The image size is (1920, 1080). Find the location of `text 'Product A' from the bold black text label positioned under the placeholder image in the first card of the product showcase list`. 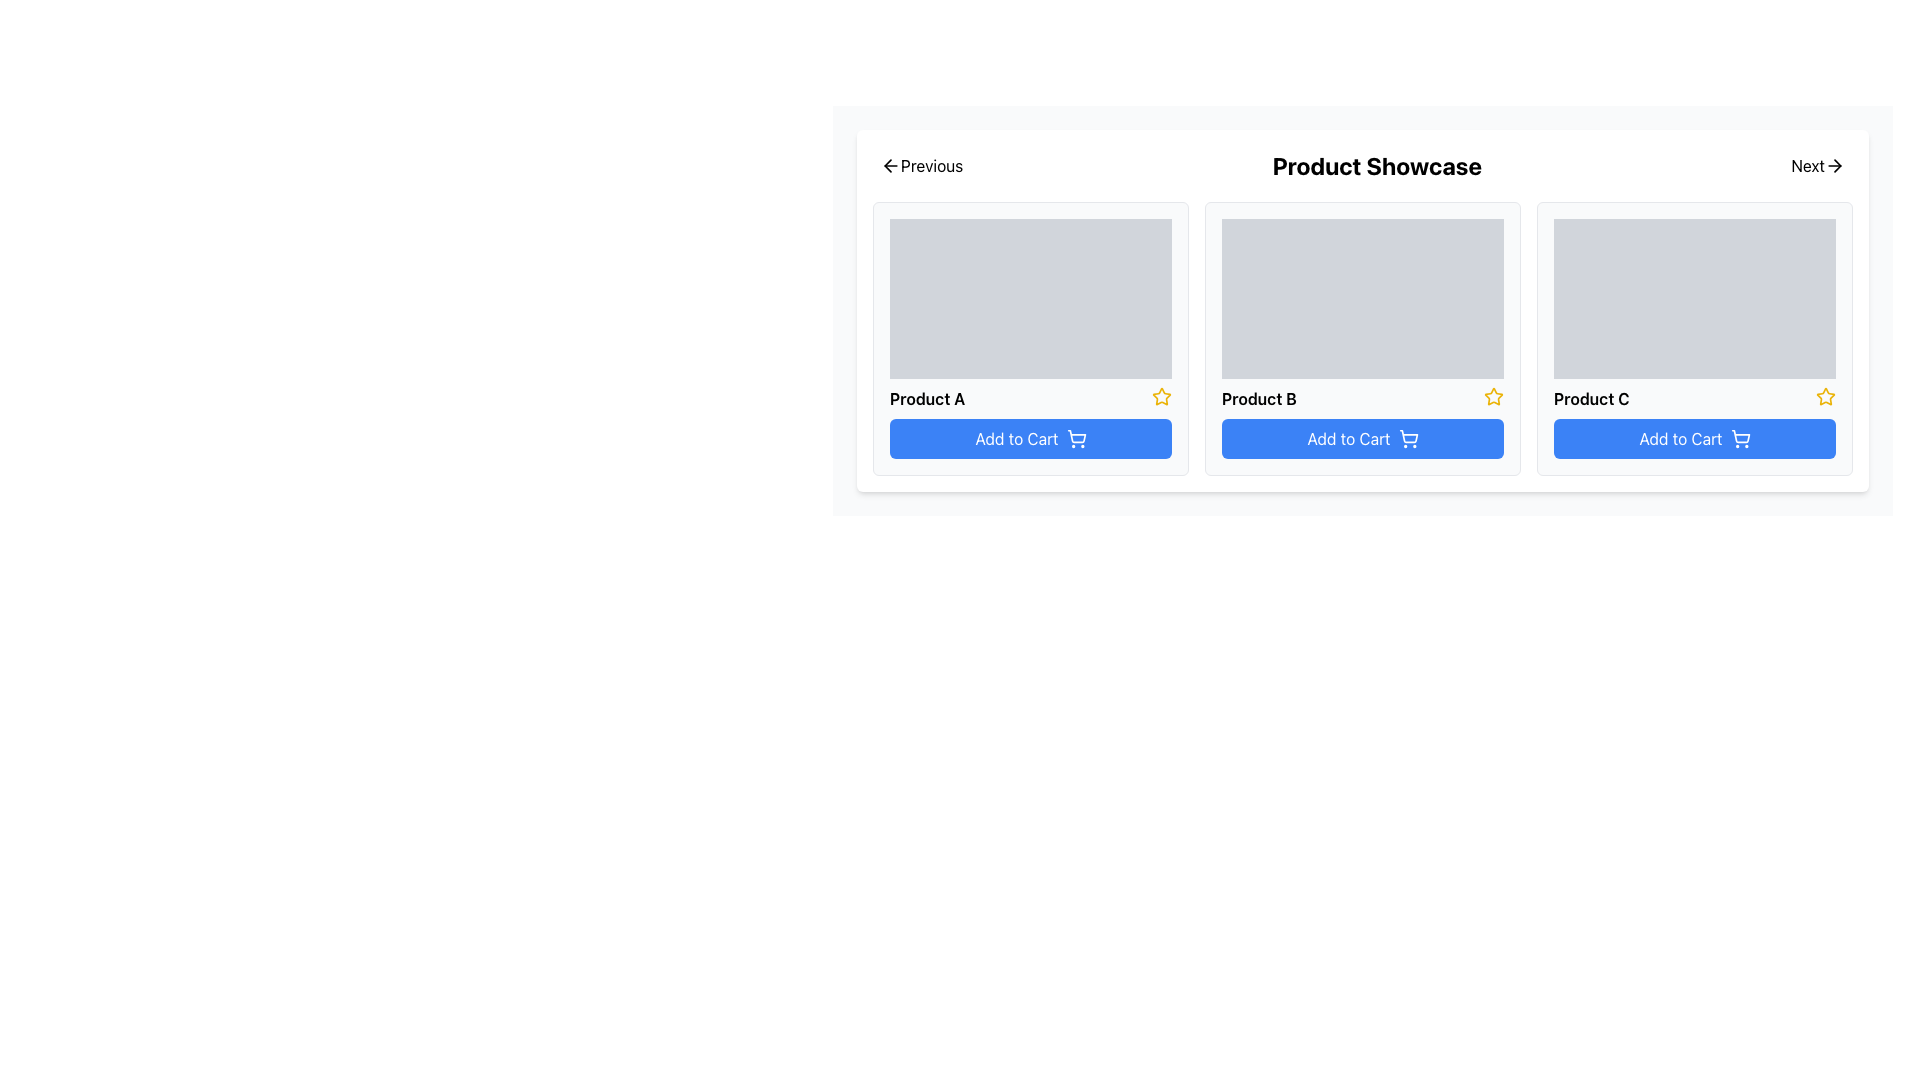

text 'Product A' from the bold black text label positioned under the placeholder image in the first card of the product showcase list is located at coordinates (926, 398).